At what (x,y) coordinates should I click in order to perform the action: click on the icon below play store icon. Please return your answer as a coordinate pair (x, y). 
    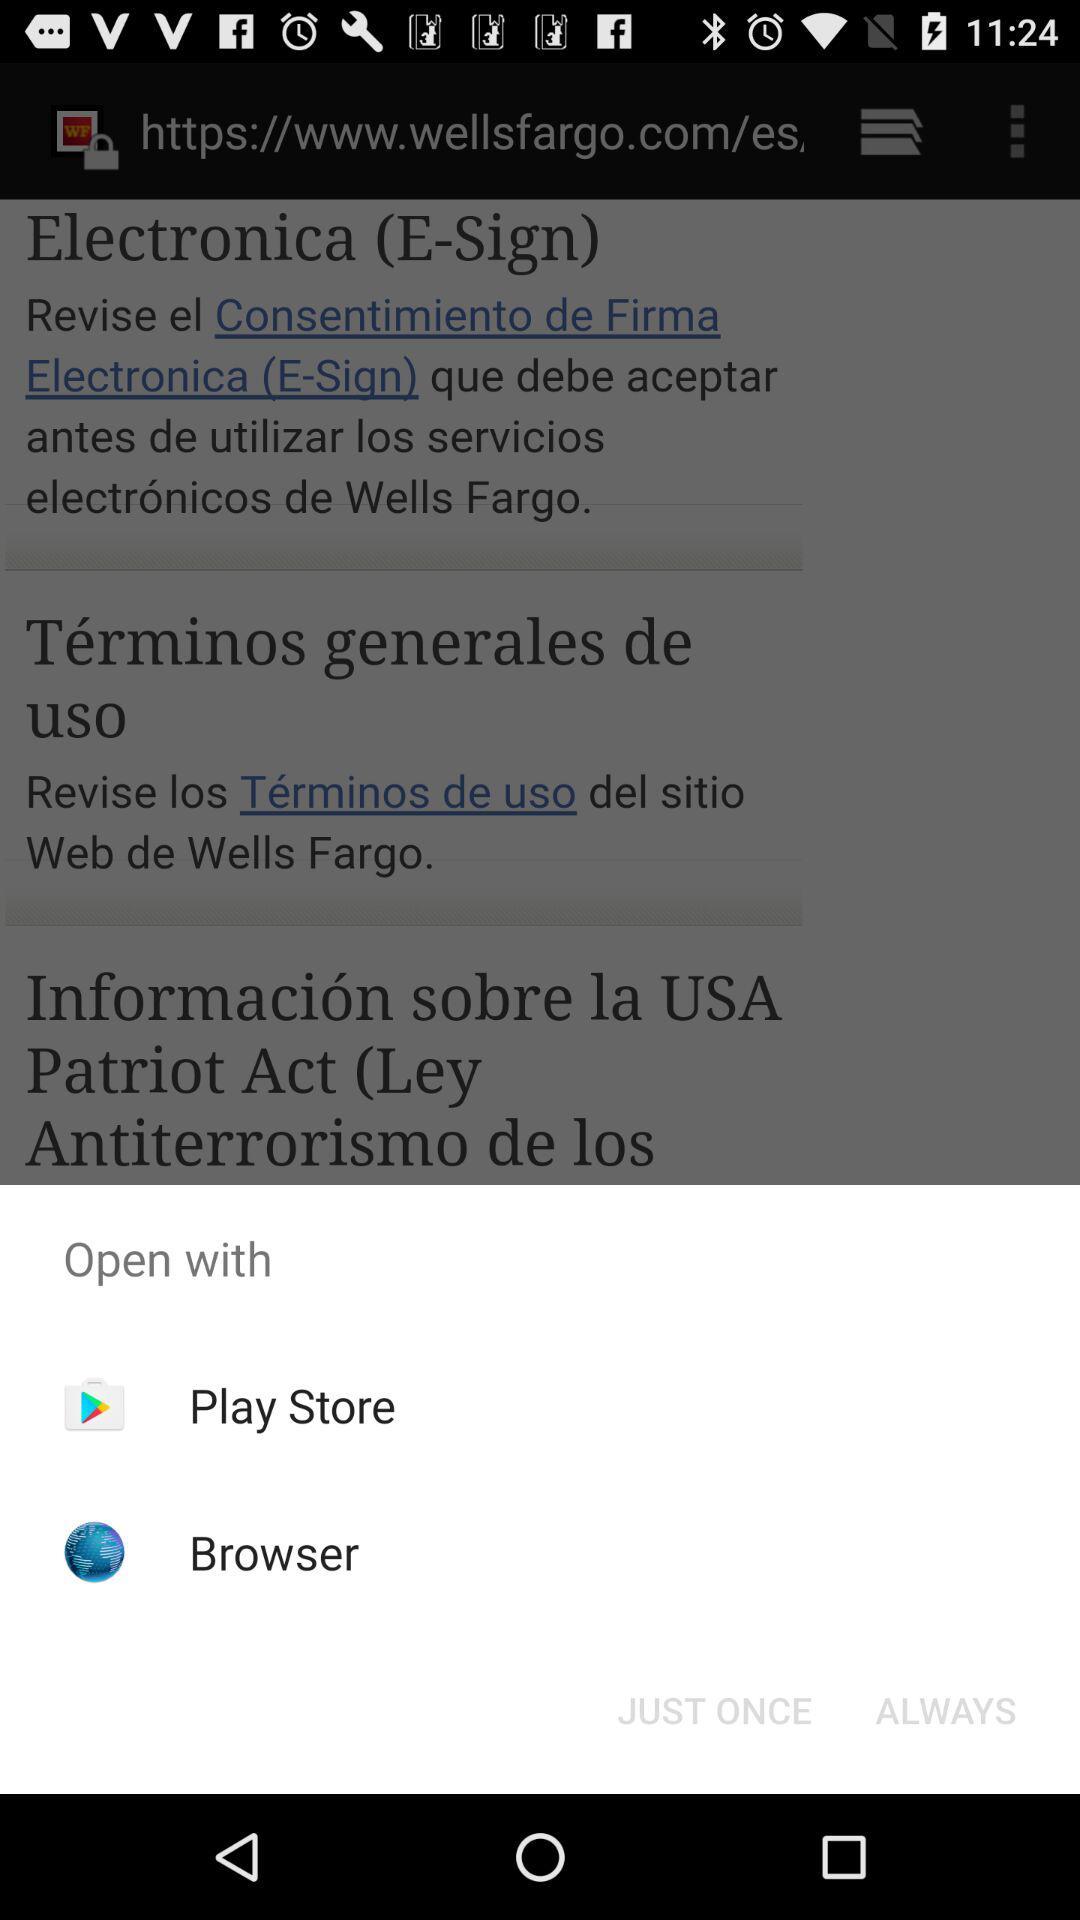
    Looking at the image, I should click on (274, 1551).